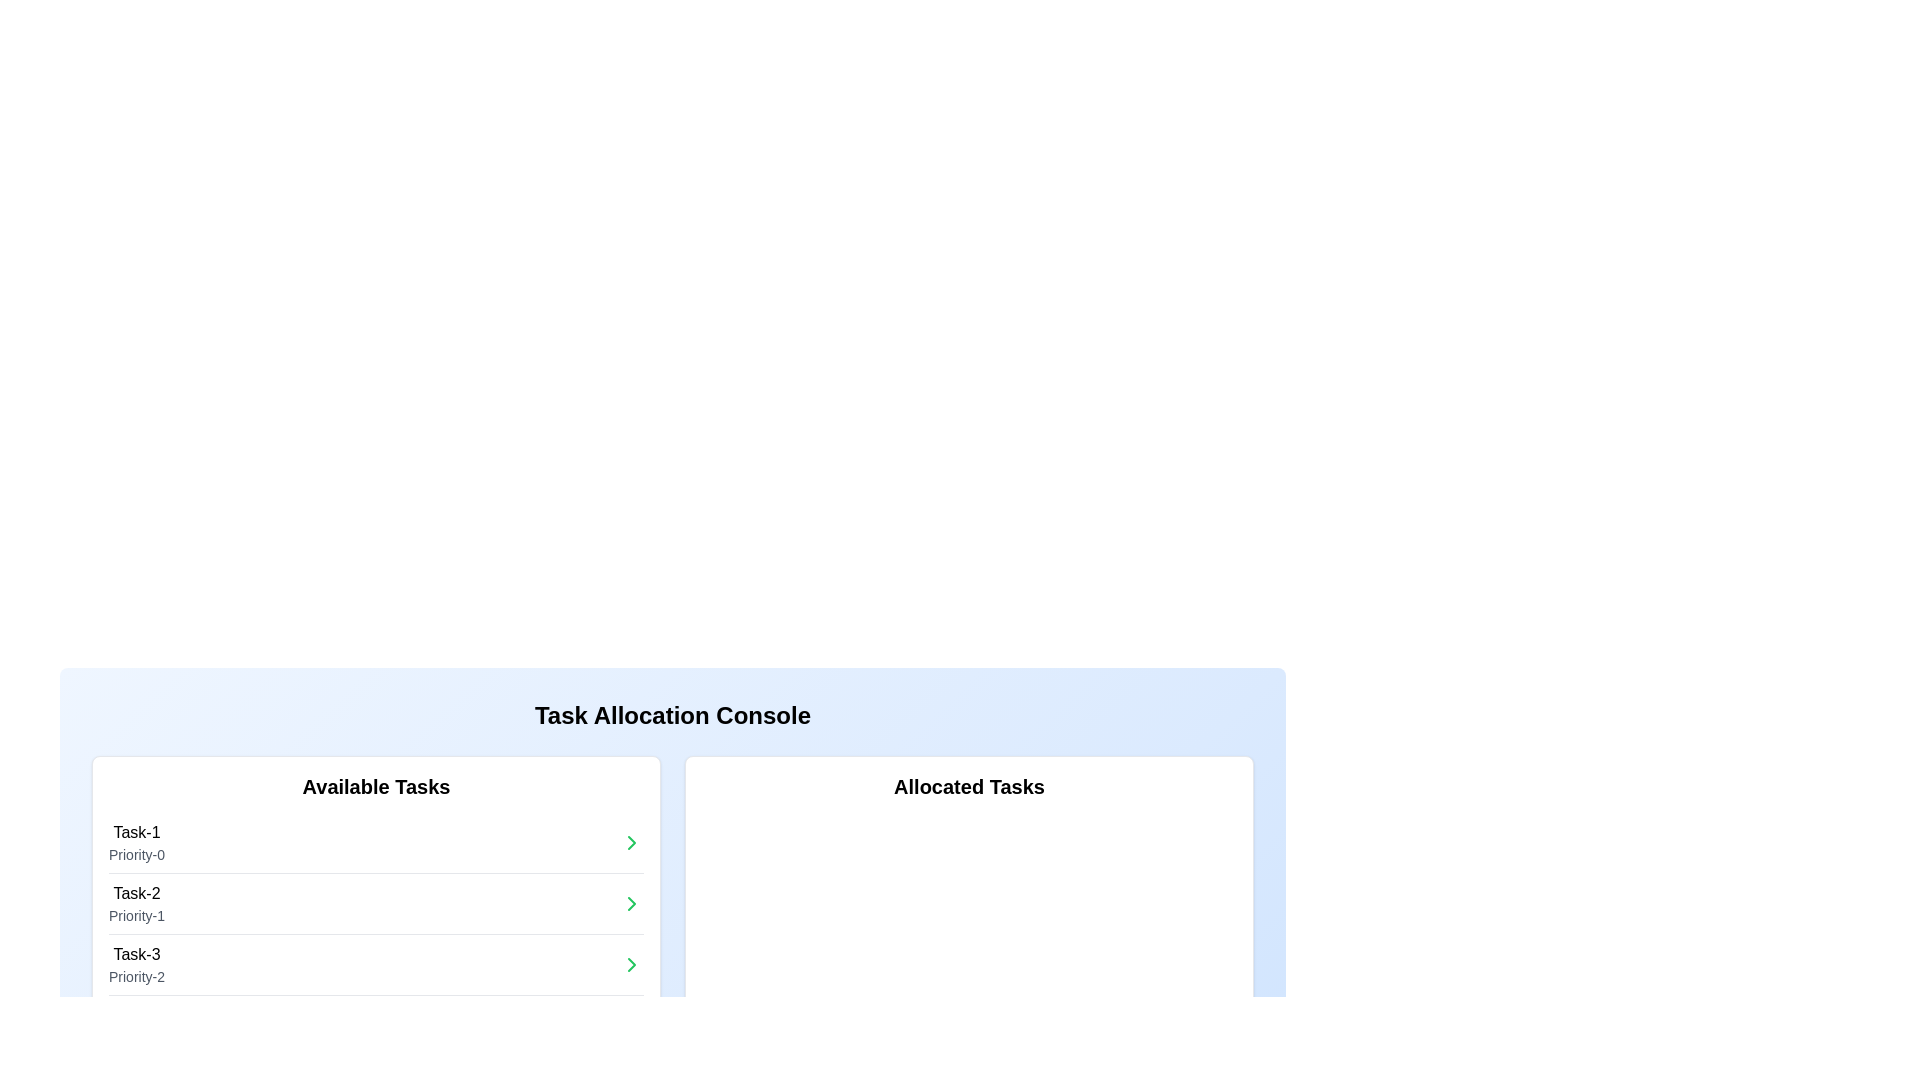 The height and width of the screenshot is (1080, 1920). Describe the element at coordinates (631, 963) in the screenshot. I see `the Chevron Icon Button, the third item in the vertical list within the 'Available Tasks' column` at that location.